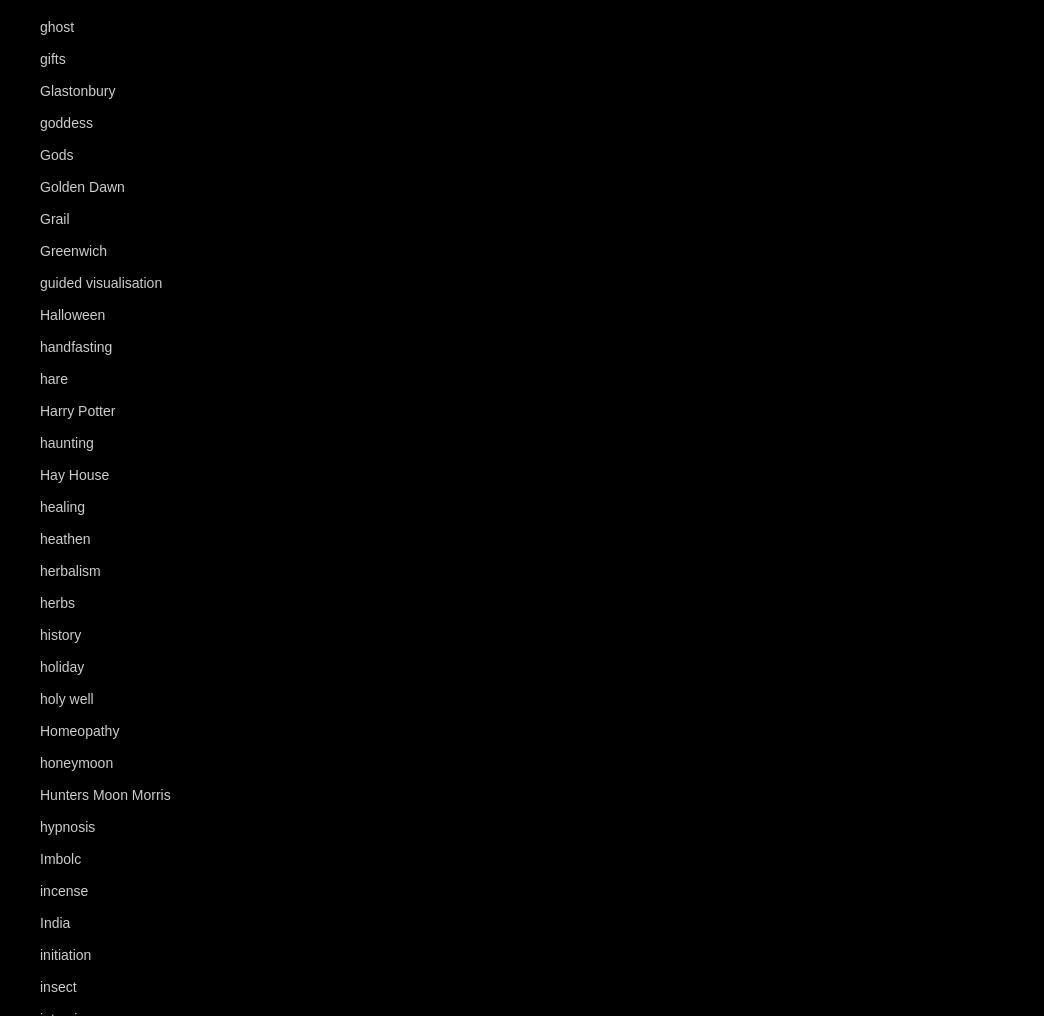 The height and width of the screenshot is (1016, 1044). Describe the element at coordinates (59, 859) in the screenshot. I see `'Imbolc'` at that location.